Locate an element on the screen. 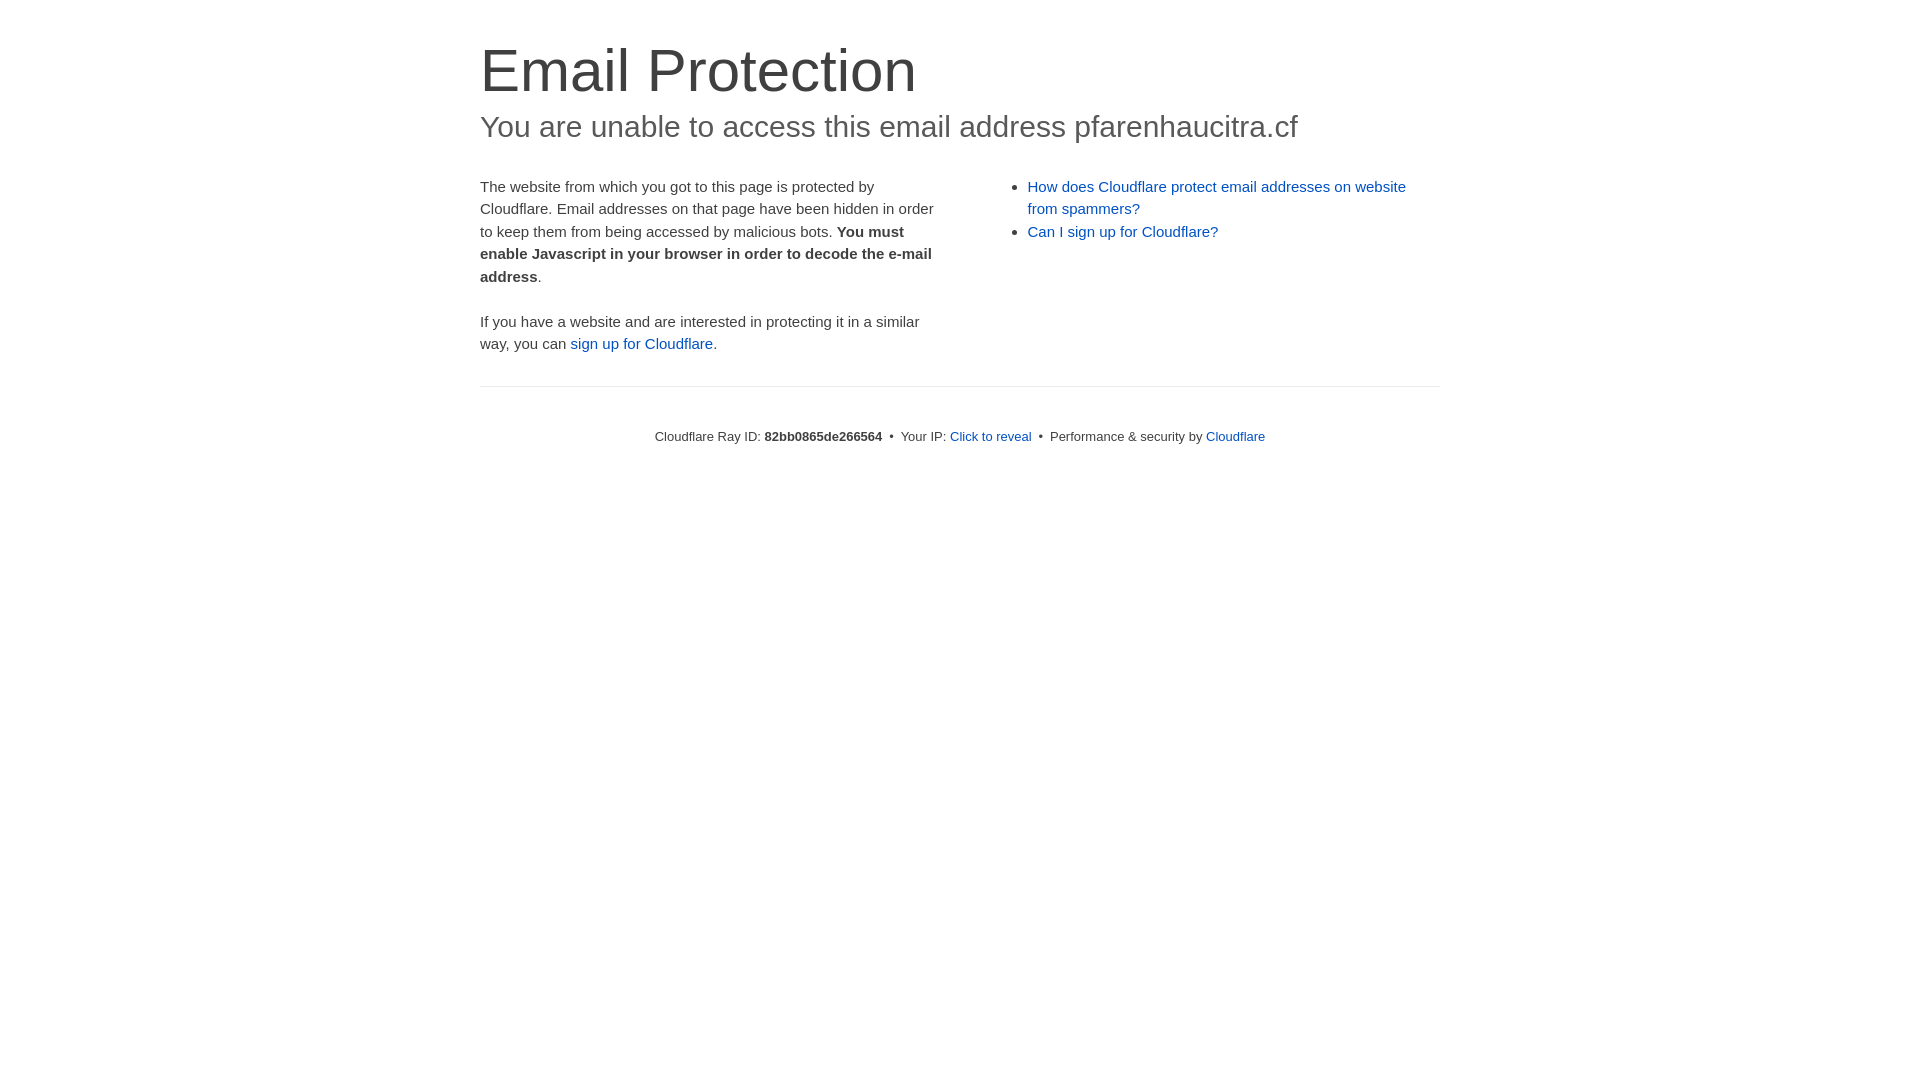 The image size is (1920, 1080). 'Cloudflare' is located at coordinates (1234, 435).